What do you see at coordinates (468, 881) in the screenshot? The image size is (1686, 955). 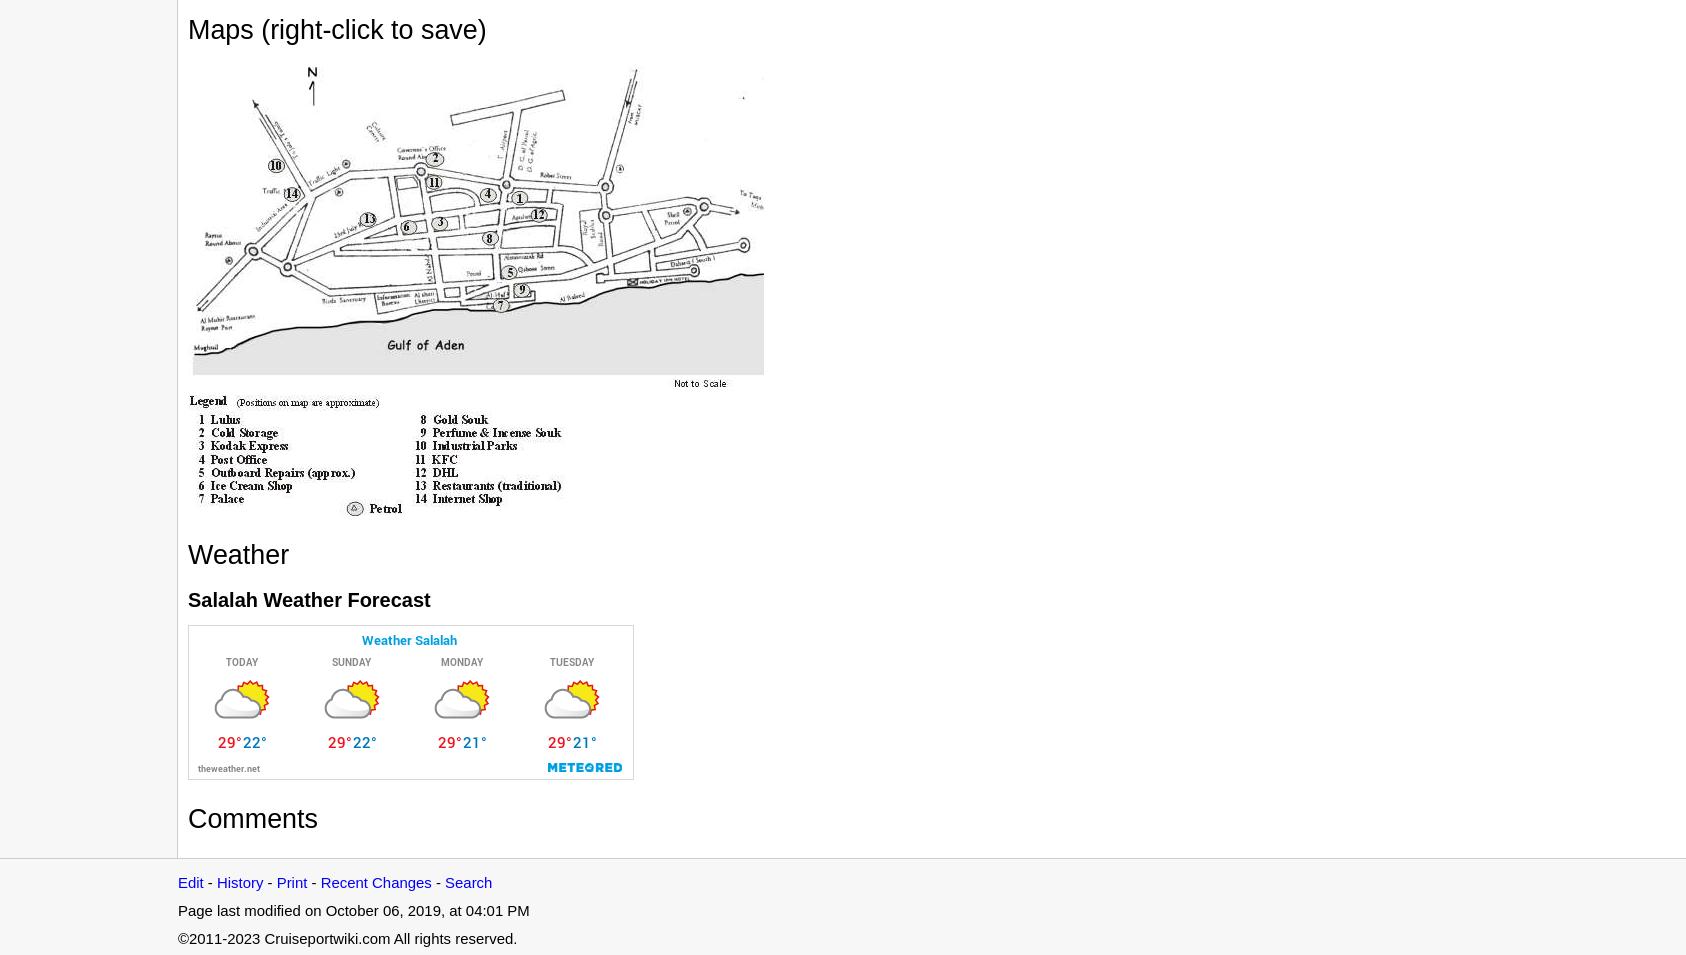 I see `'Search'` at bounding box center [468, 881].